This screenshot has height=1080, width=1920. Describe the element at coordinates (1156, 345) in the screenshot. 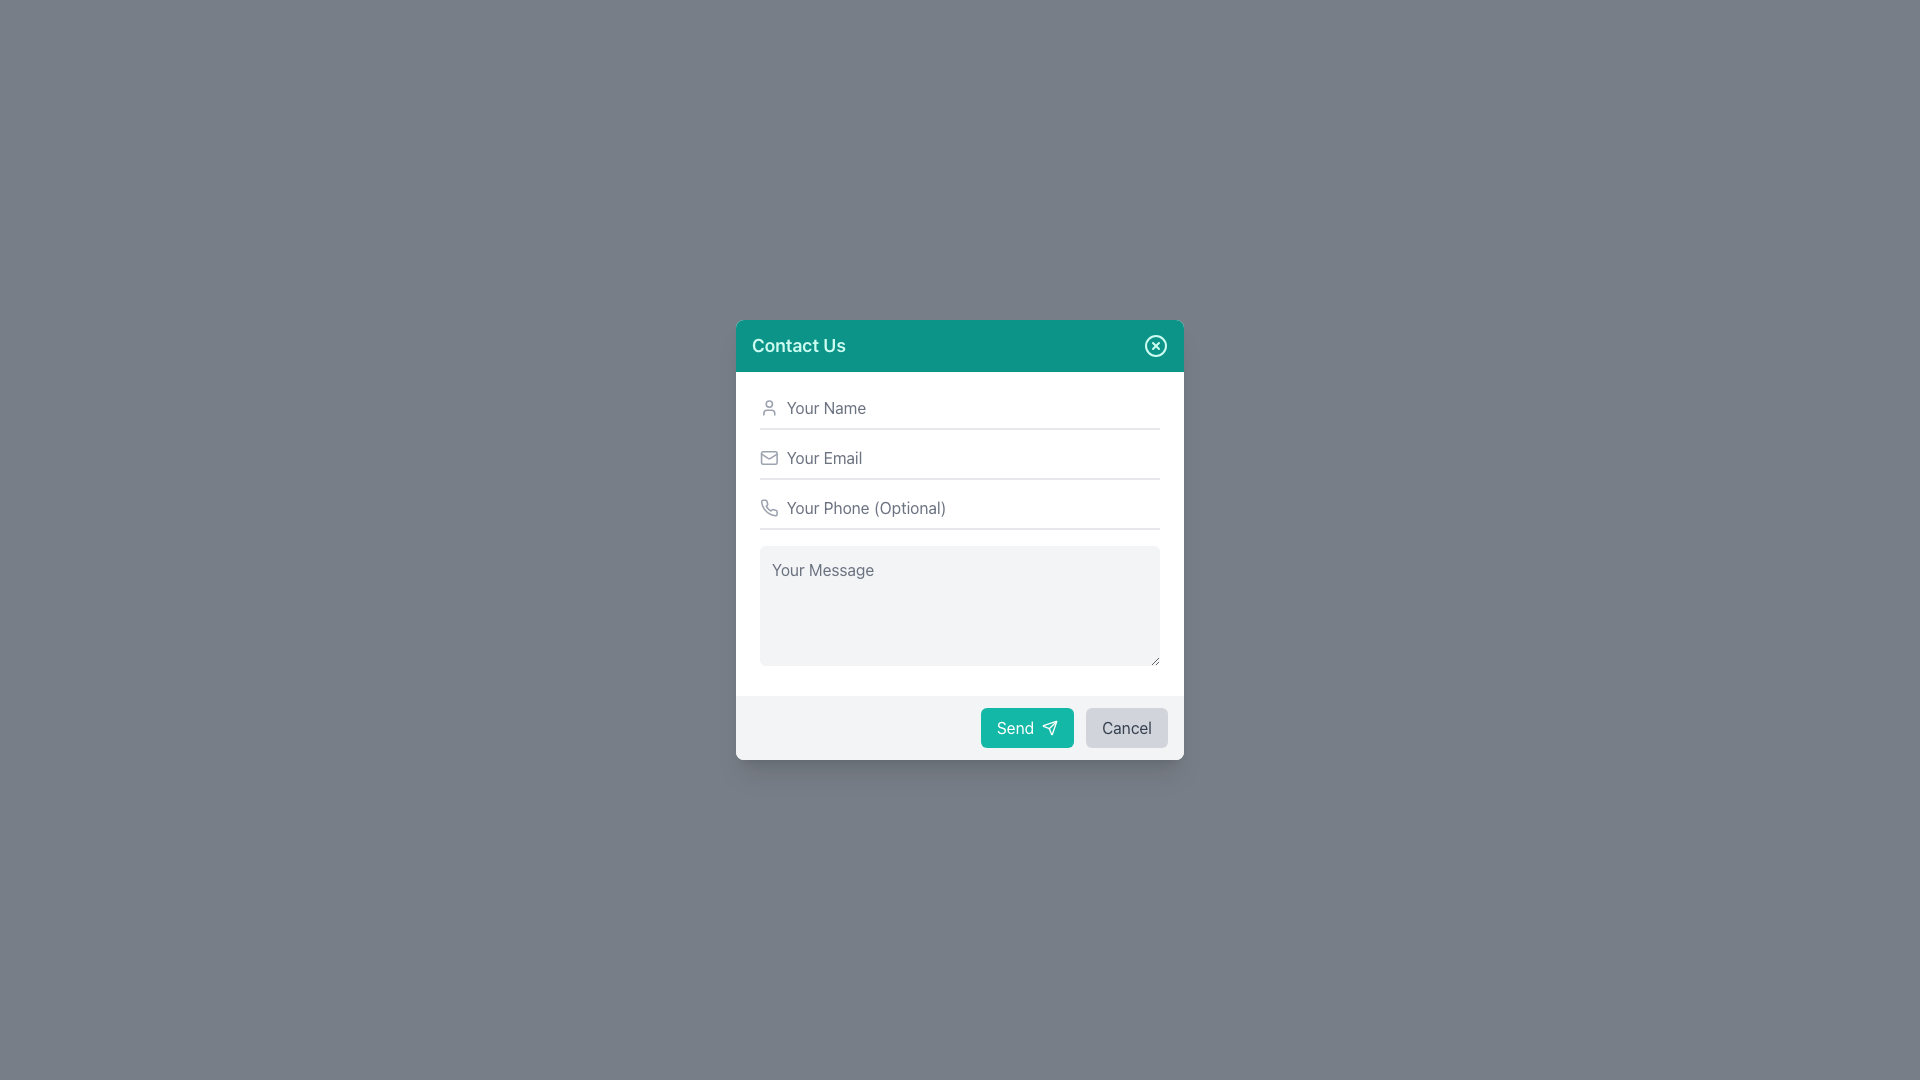

I see `the close button located at the top right of the 'Contact Us' header section in the modal window` at that location.